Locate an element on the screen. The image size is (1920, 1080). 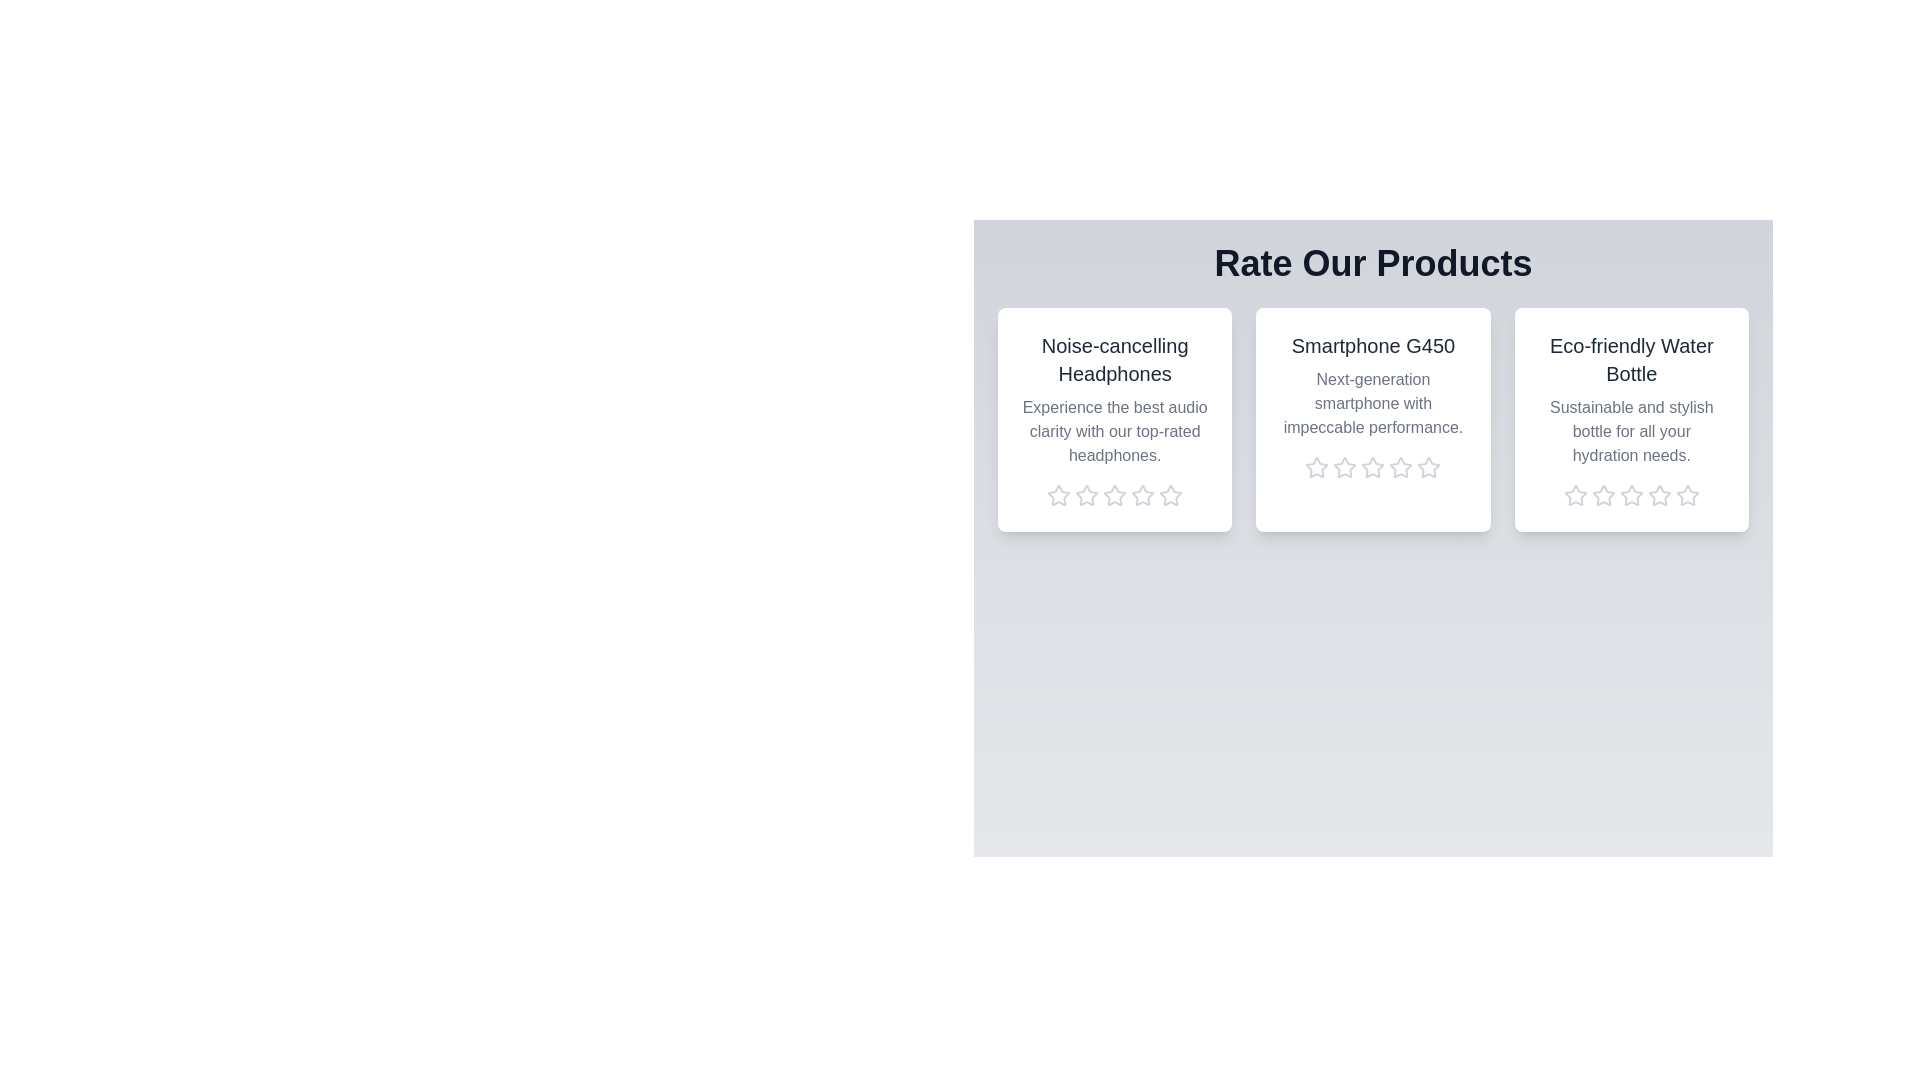
the product name Eco-friendly Water Bottle to trigger its associated action is located at coordinates (1631, 358).